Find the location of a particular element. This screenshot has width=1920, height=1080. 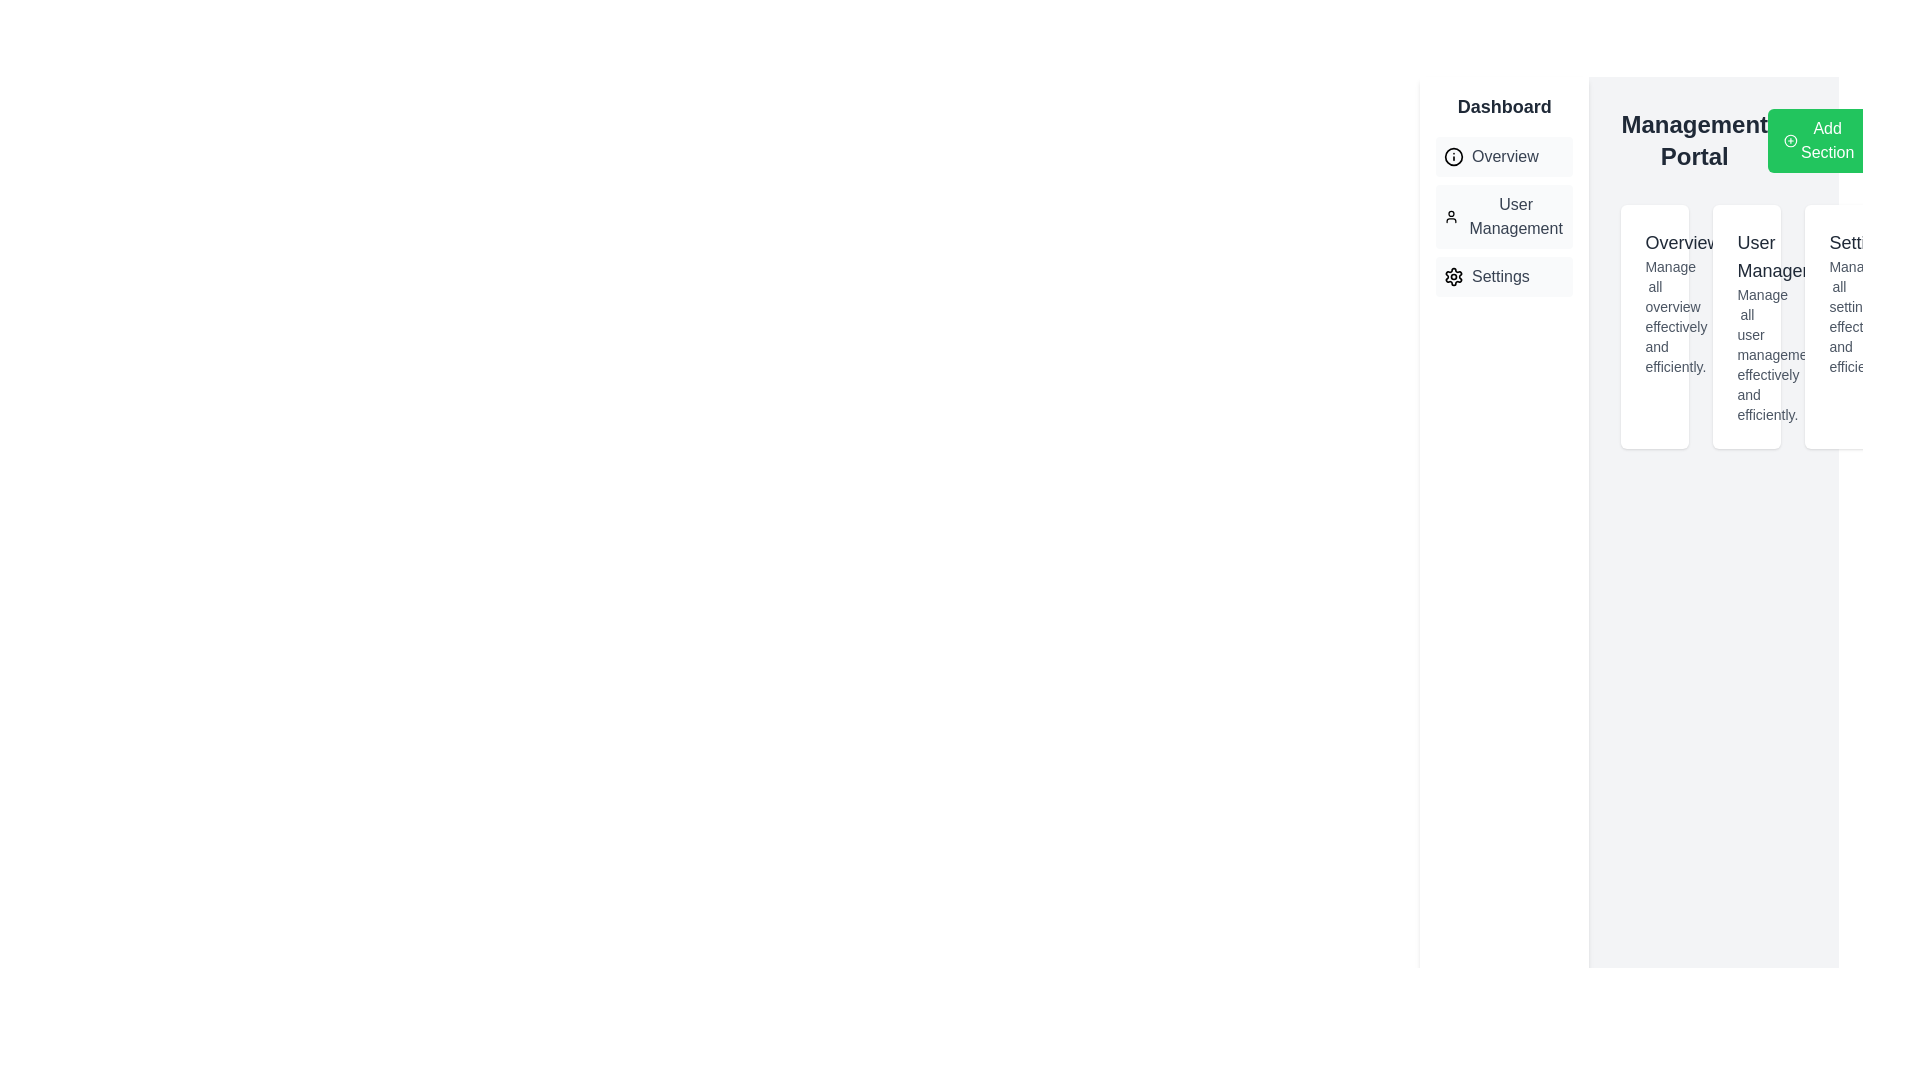

the circular information icon, which has a bold outline and a centered 'i' character, located to the left of the 'Overview' label in the 'Dashboard' section is located at coordinates (1454, 156).